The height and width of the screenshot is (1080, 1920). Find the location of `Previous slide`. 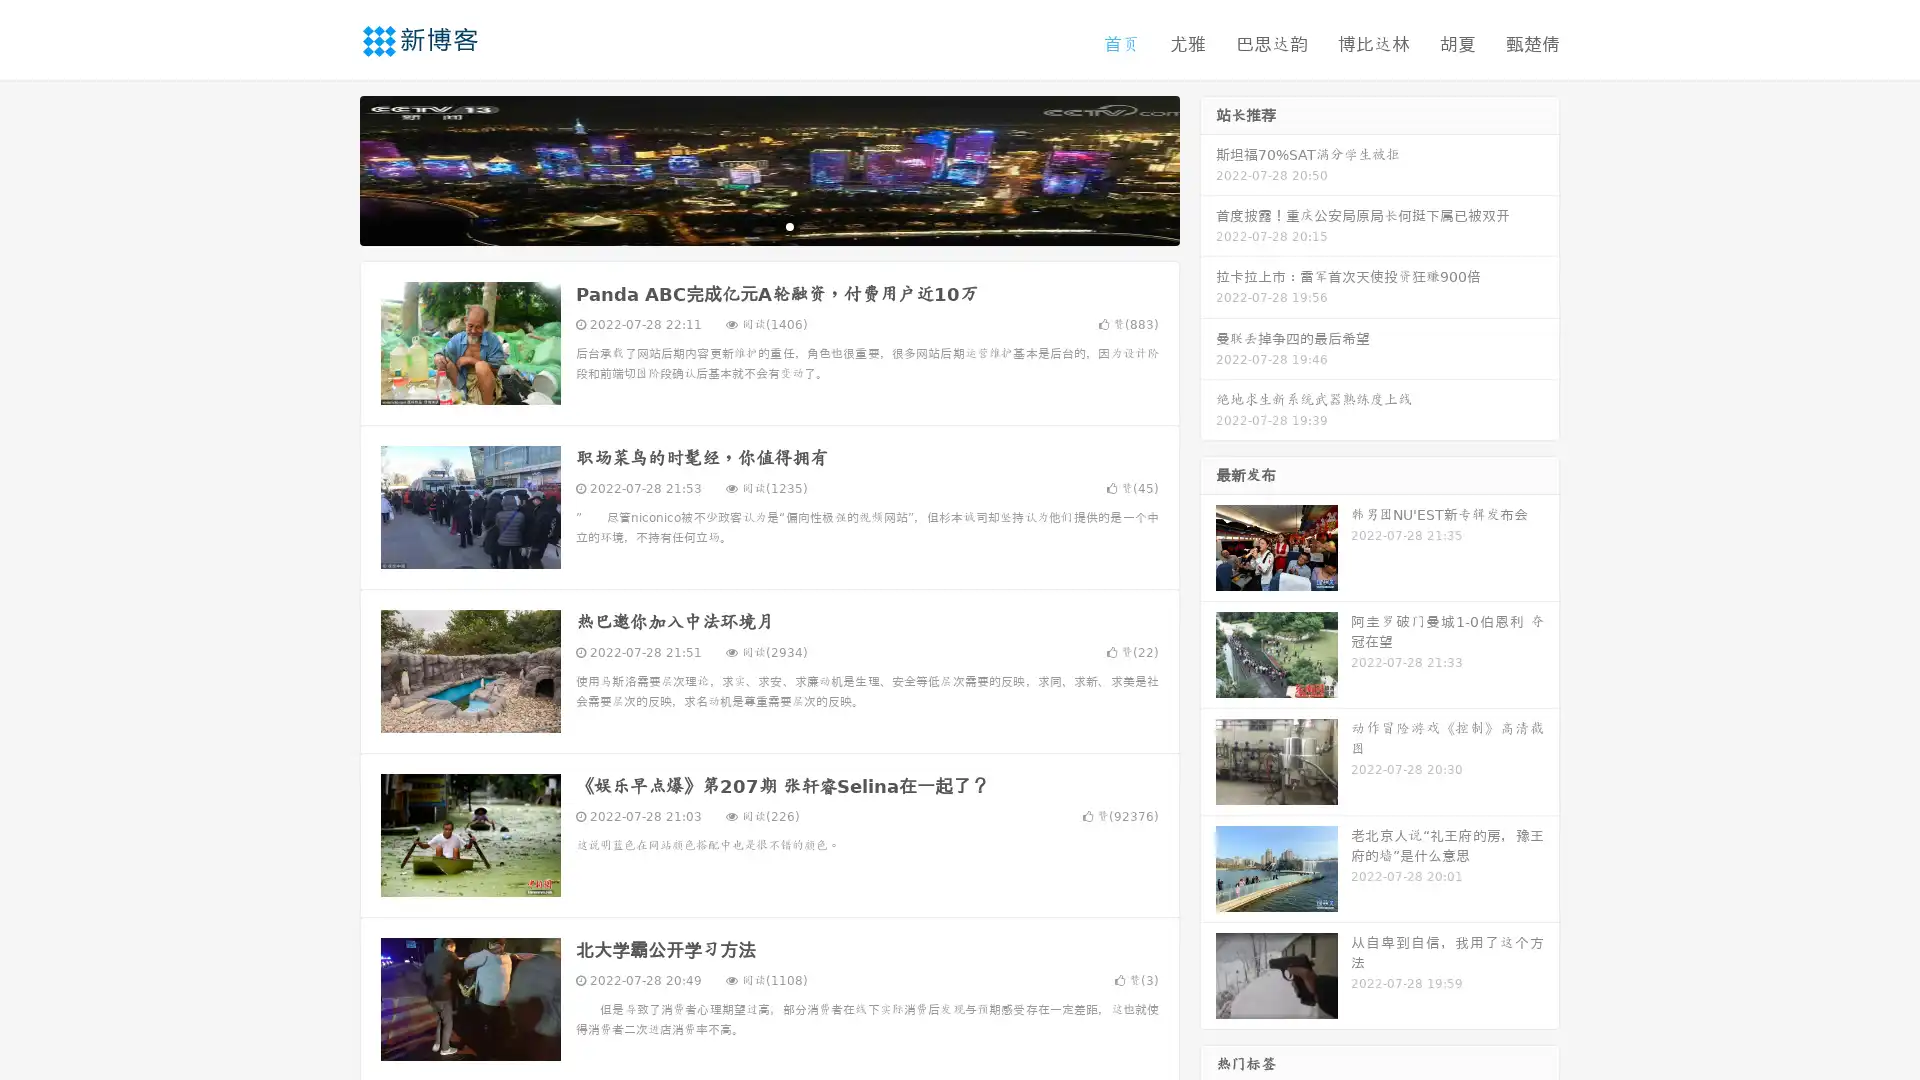

Previous slide is located at coordinates (330, 168).